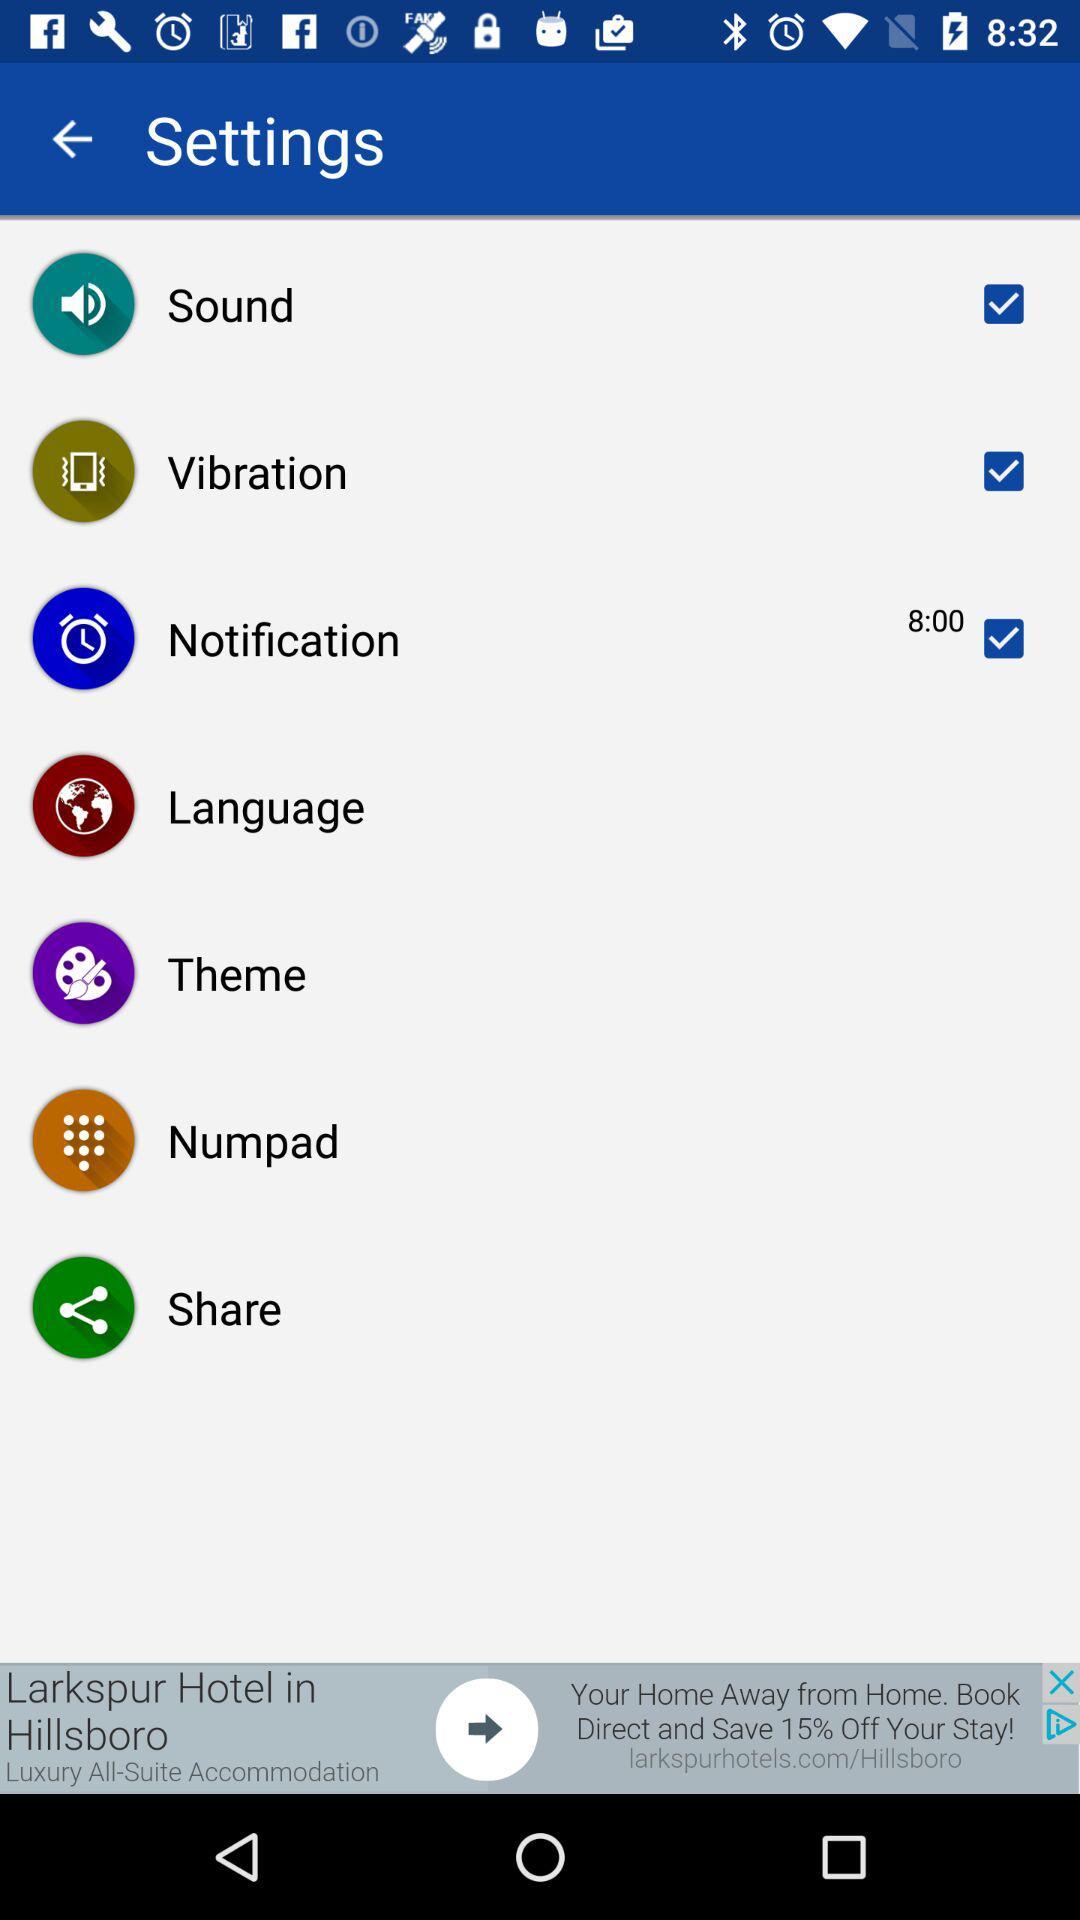  What do you see at coordinates (1003, 470) in the screenshot?
I see `check box for switching vibration on off` at bounding box center [1003, 470].